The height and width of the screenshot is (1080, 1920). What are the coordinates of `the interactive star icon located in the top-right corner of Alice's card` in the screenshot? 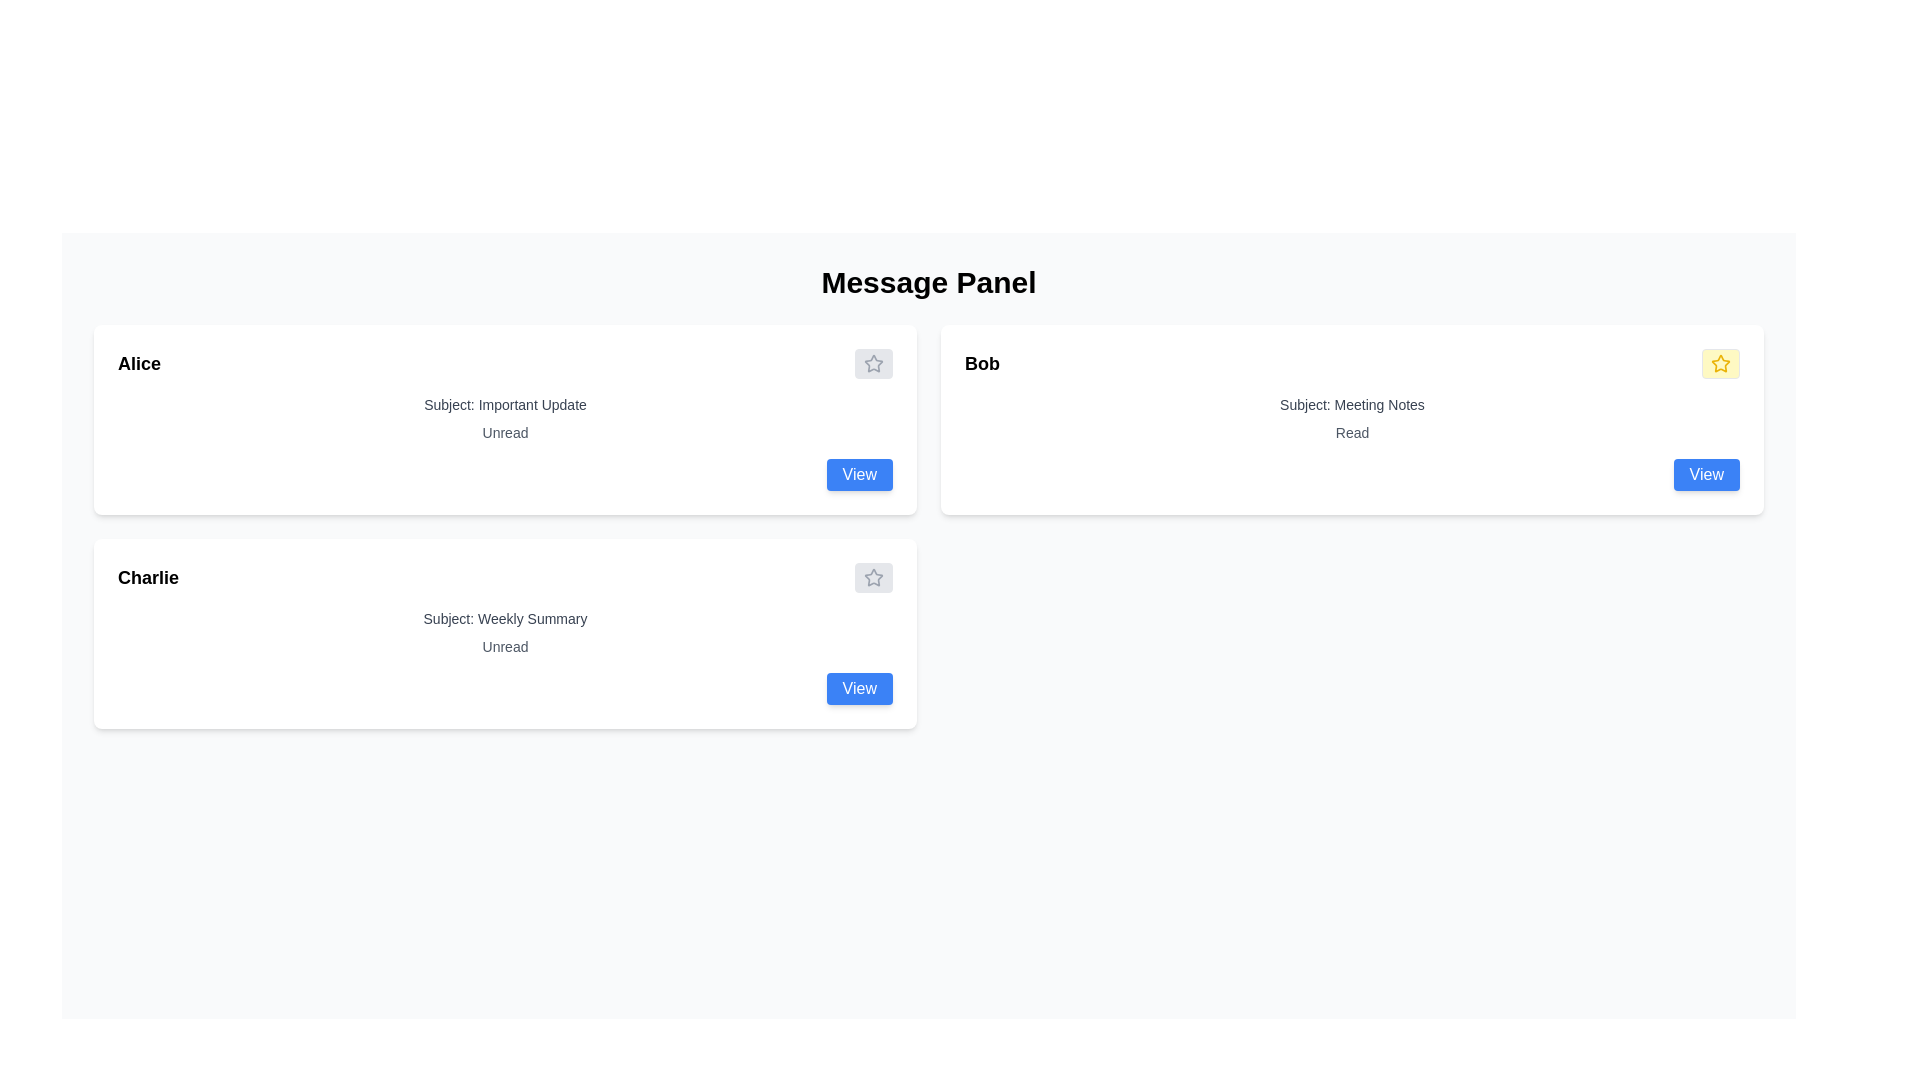 It's located at (873, 363).